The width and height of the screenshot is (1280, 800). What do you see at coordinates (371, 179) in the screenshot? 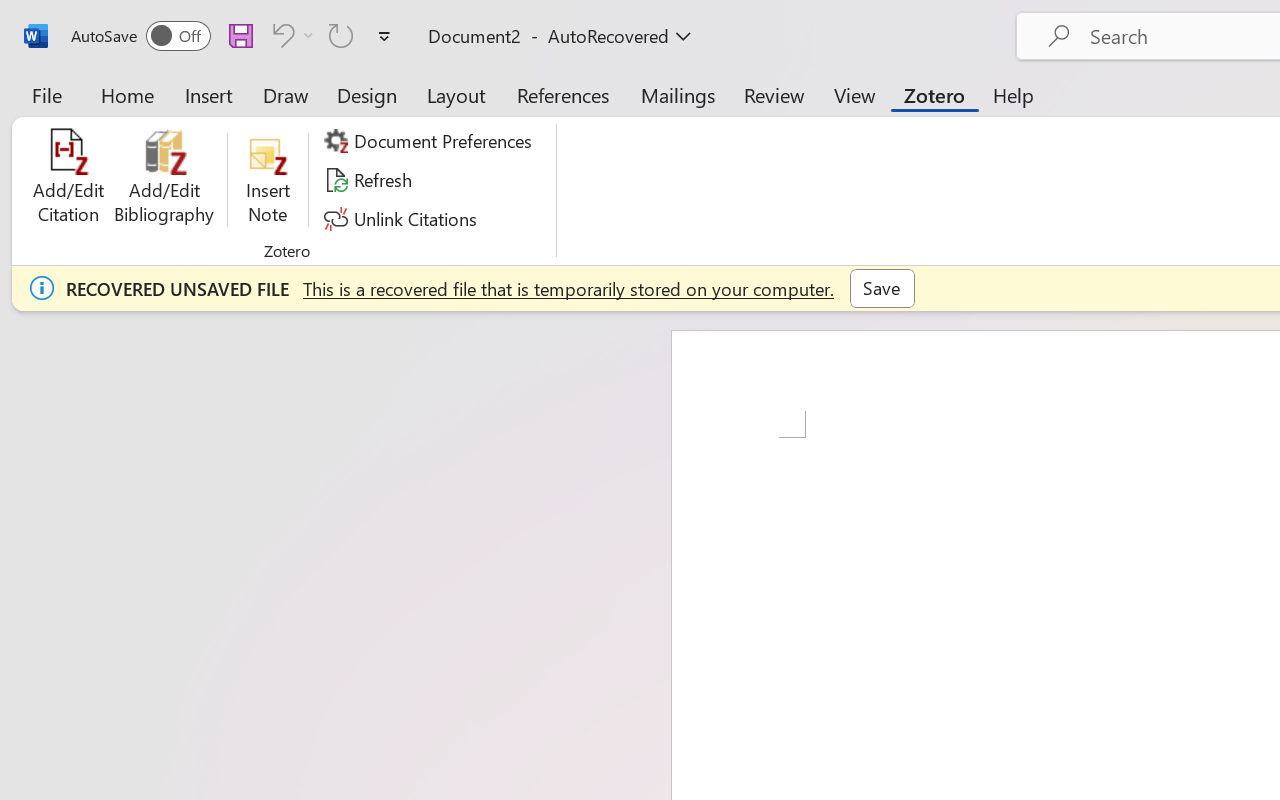
I see `'Refresh'` at bounding box center [371, 179].